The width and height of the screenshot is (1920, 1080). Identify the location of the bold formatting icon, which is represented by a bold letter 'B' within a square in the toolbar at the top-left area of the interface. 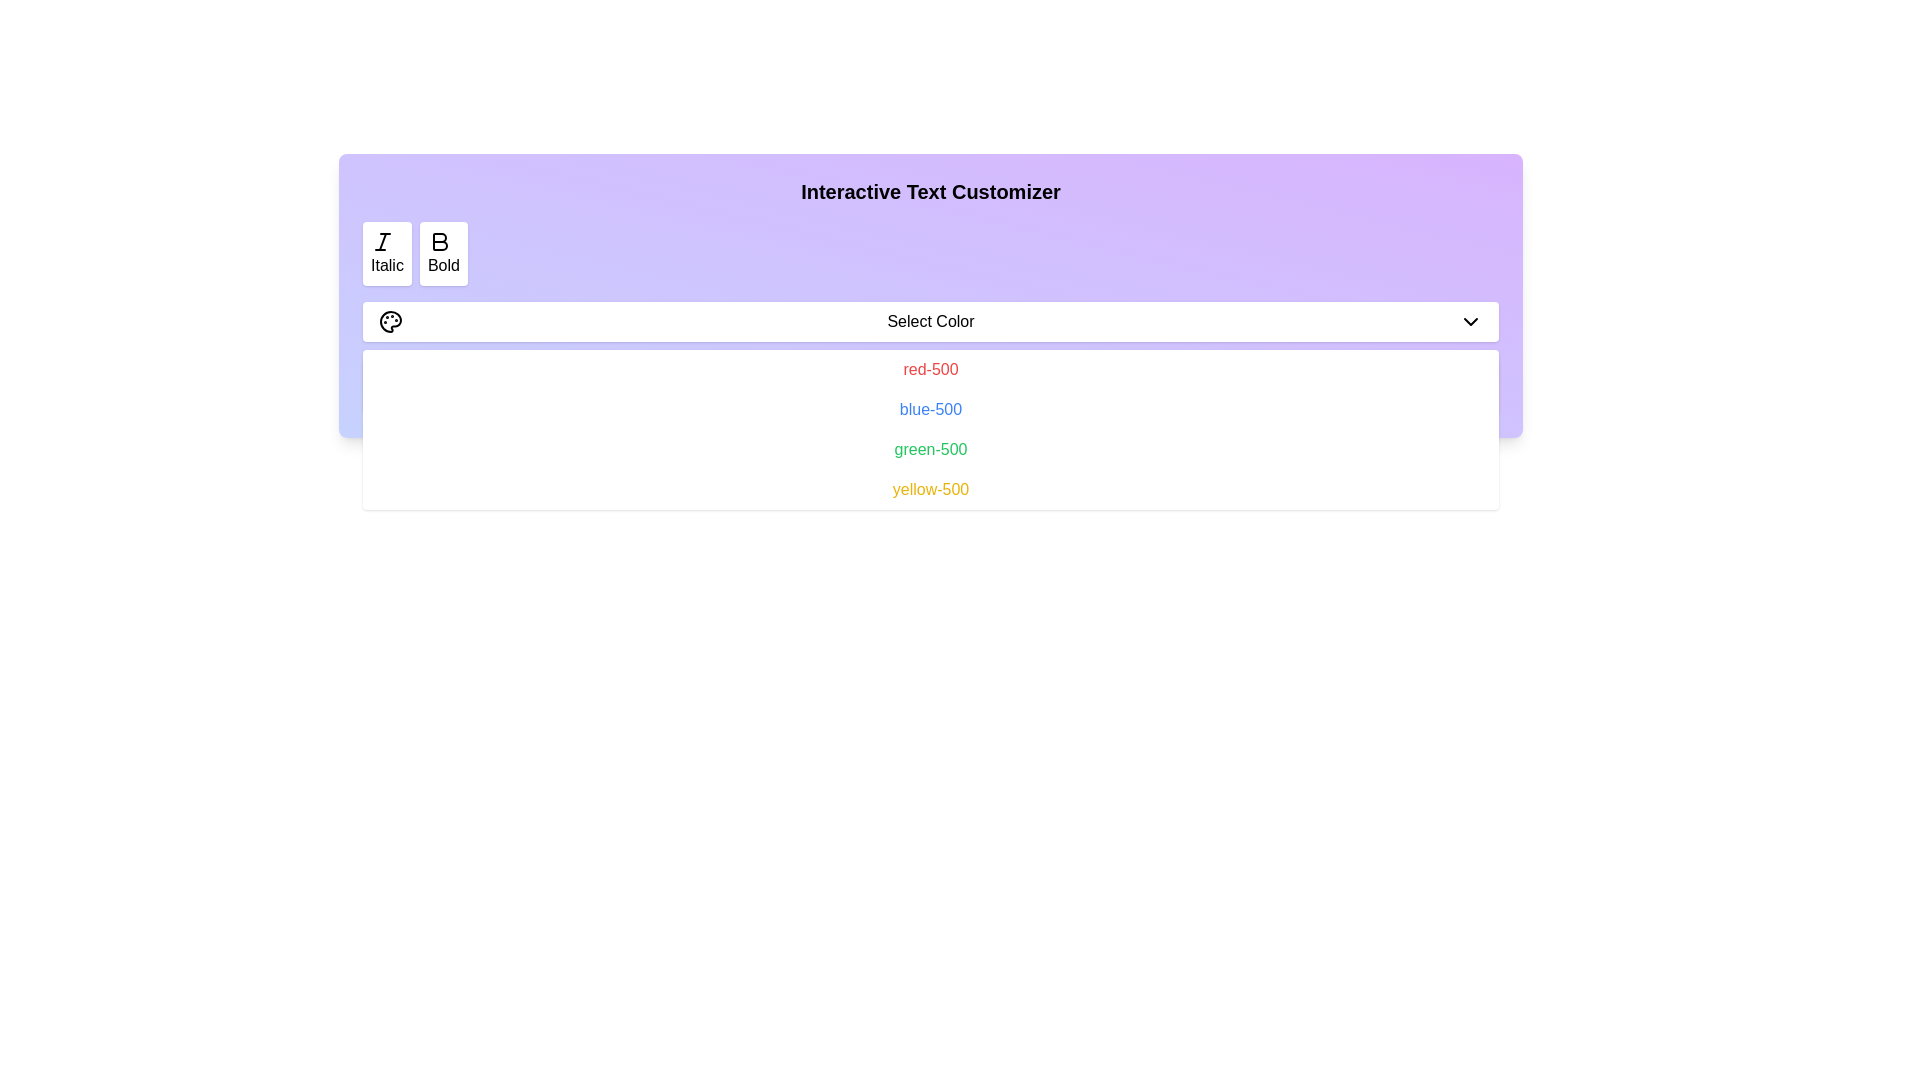
(439, 241).